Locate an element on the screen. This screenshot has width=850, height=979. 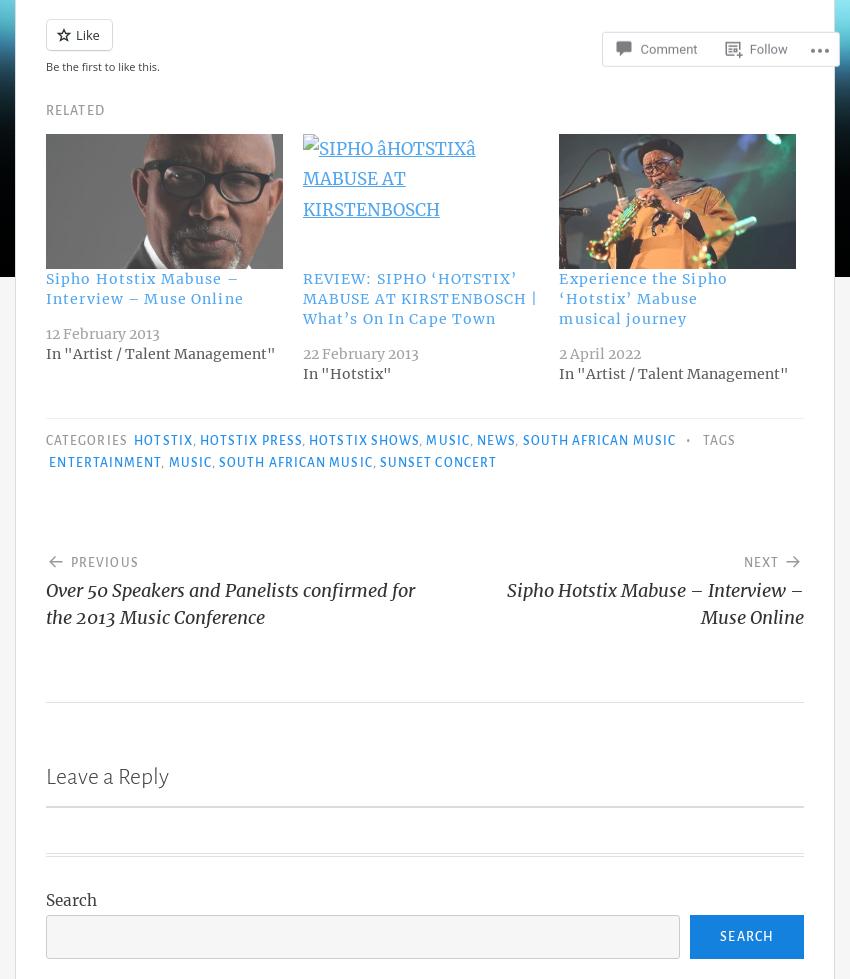
'Categories' is located at coordinates (86, 439).